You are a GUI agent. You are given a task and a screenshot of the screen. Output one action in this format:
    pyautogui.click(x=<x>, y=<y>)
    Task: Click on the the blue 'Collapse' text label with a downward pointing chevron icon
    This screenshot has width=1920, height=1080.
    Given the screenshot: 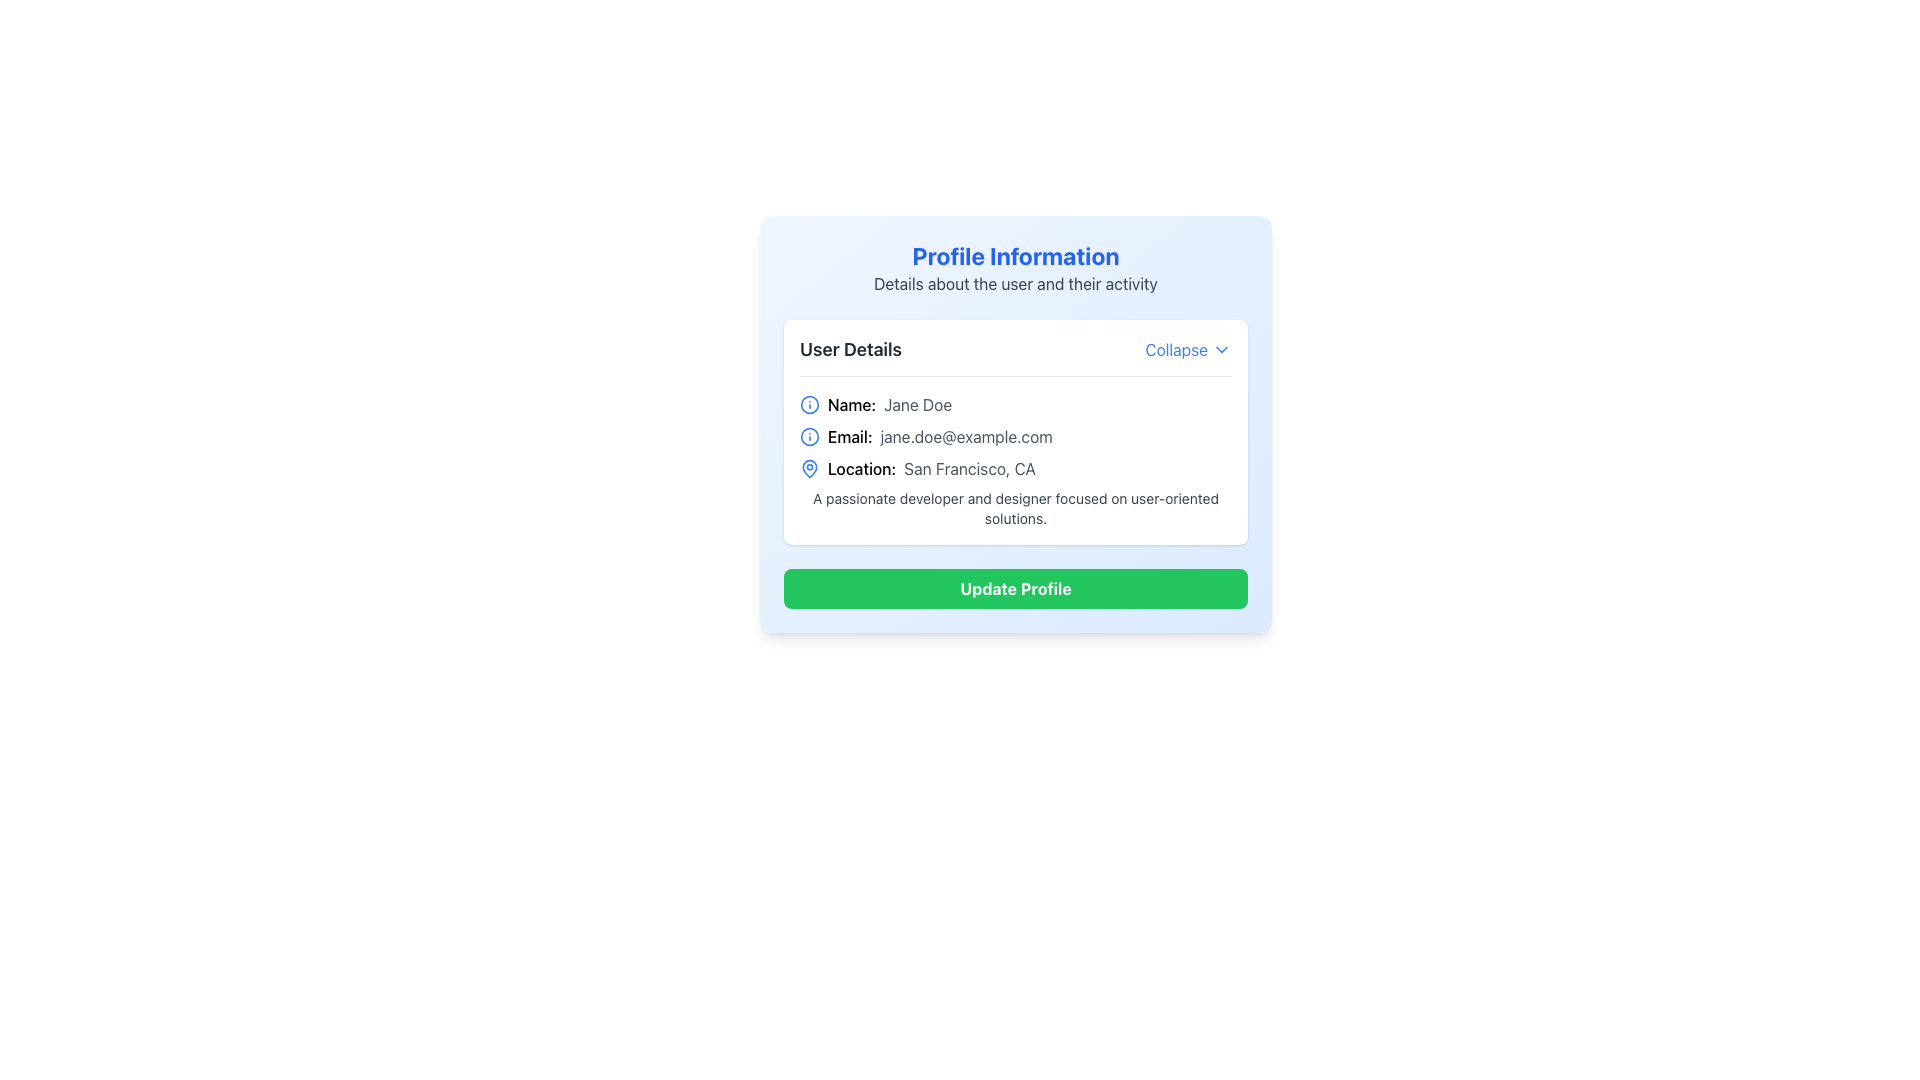 What is the action you would take?
    pyautogui.click(x=1188, y=349)
    